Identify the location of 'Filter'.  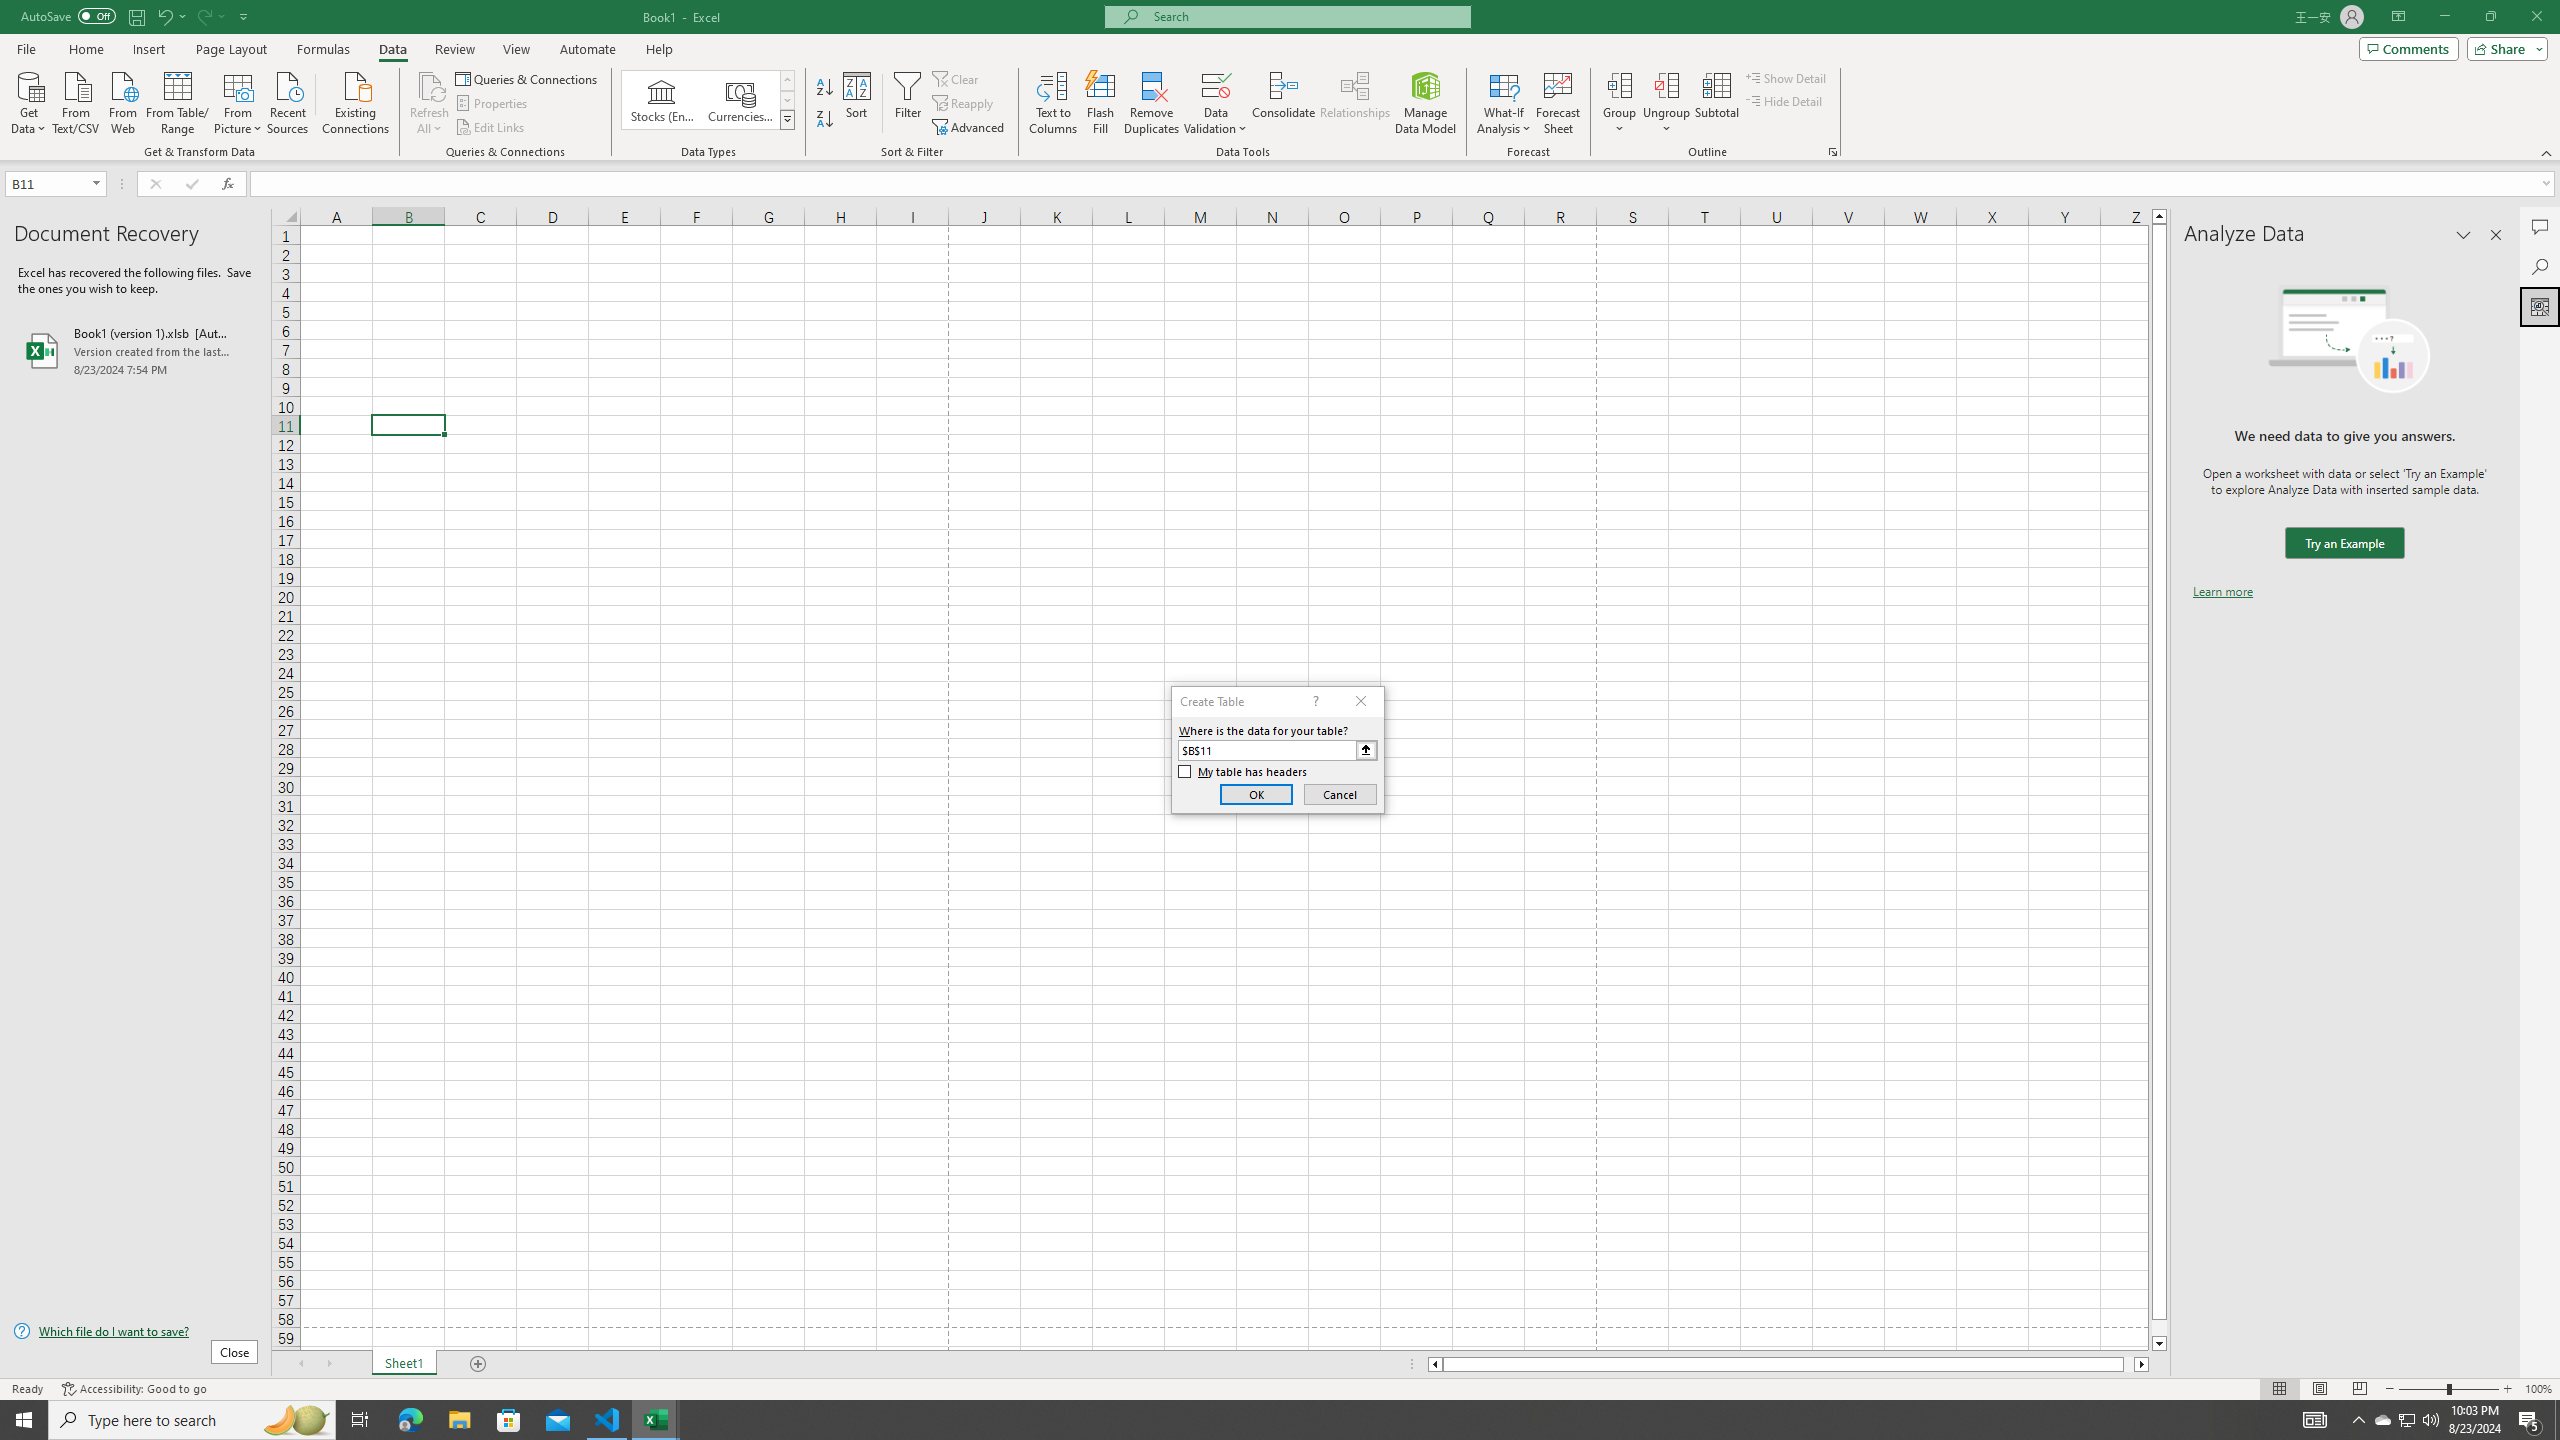
(906, 103).